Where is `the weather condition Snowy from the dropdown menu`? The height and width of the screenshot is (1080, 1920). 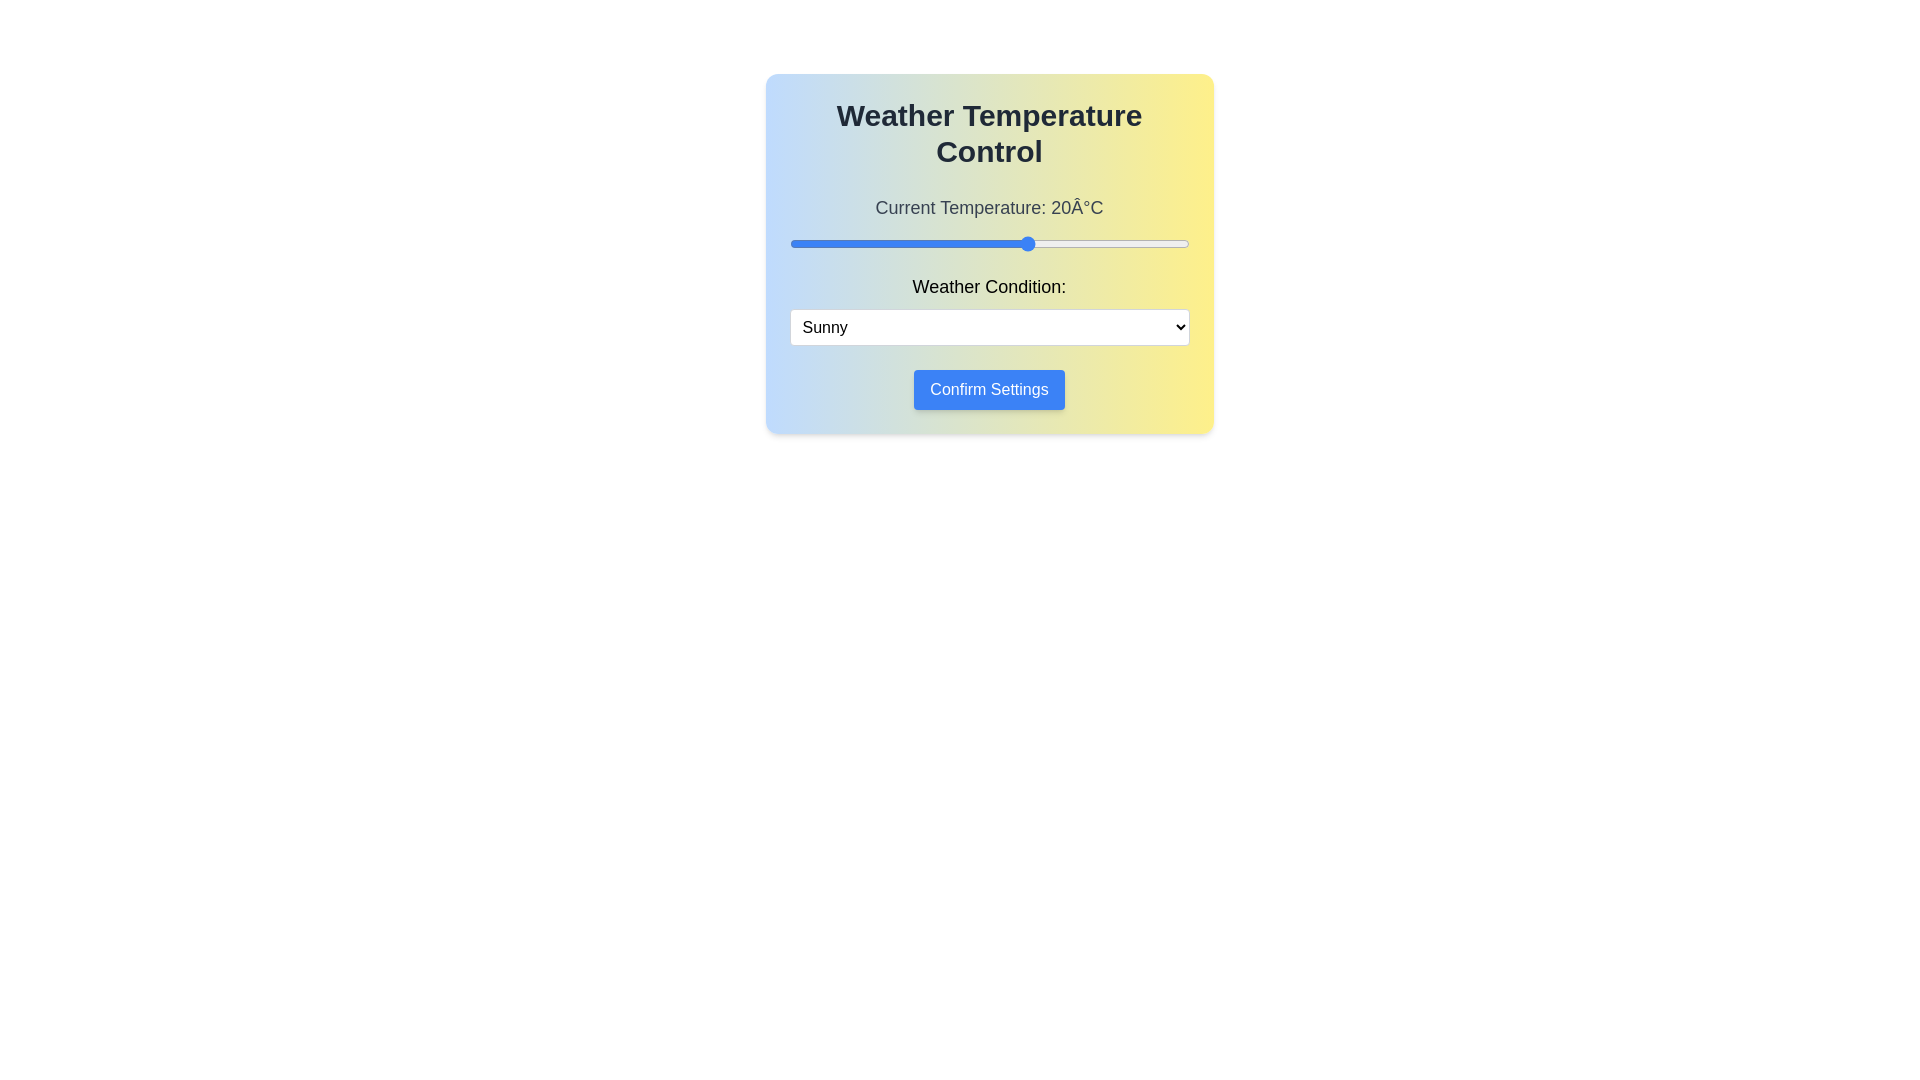 the weather condition Snowy from the dropdown menu is located at coordinates (989, 326).